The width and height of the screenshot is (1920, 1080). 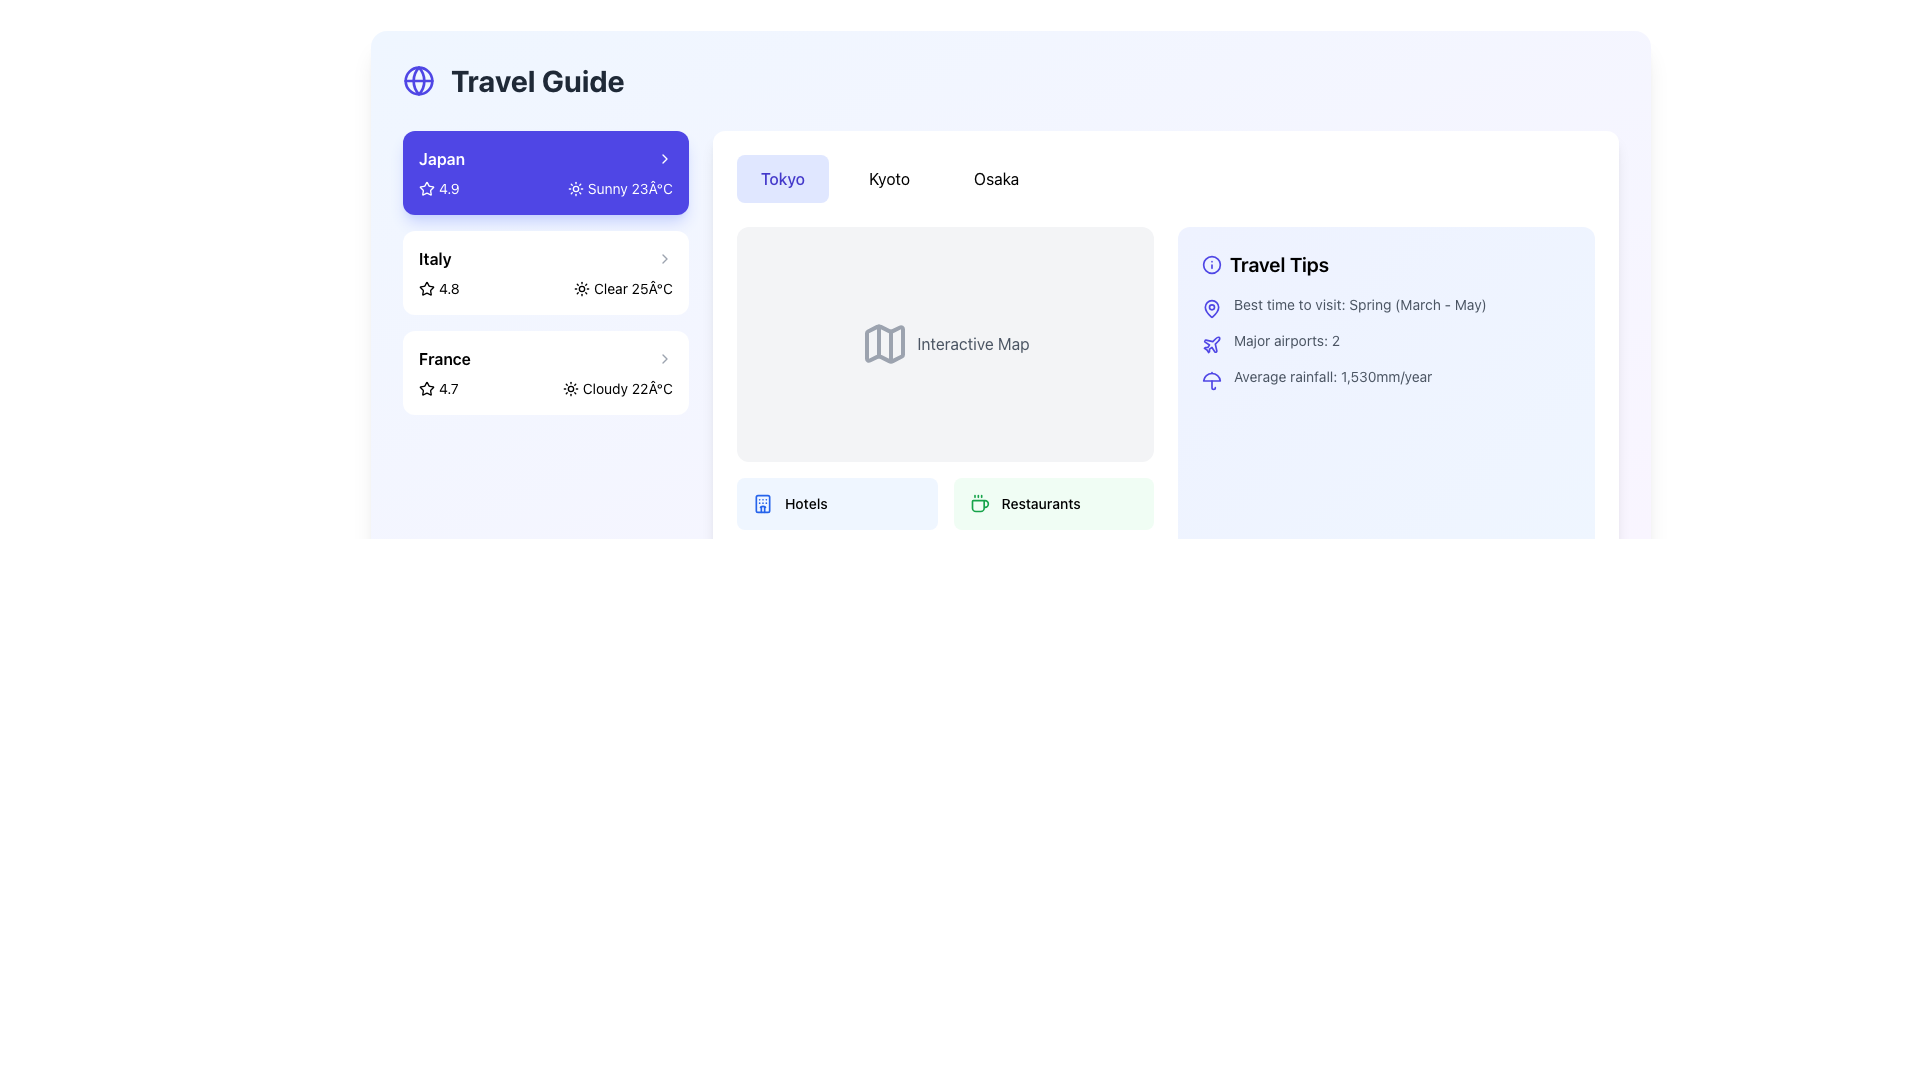 What do you see at coordinates (580, 289) in the screenshot?
I see `the sunny weather icon for Italy, which is located to the left of the text 'Clear 25°C' in the second list item of weather conditions` at bounding box center [580, 289].